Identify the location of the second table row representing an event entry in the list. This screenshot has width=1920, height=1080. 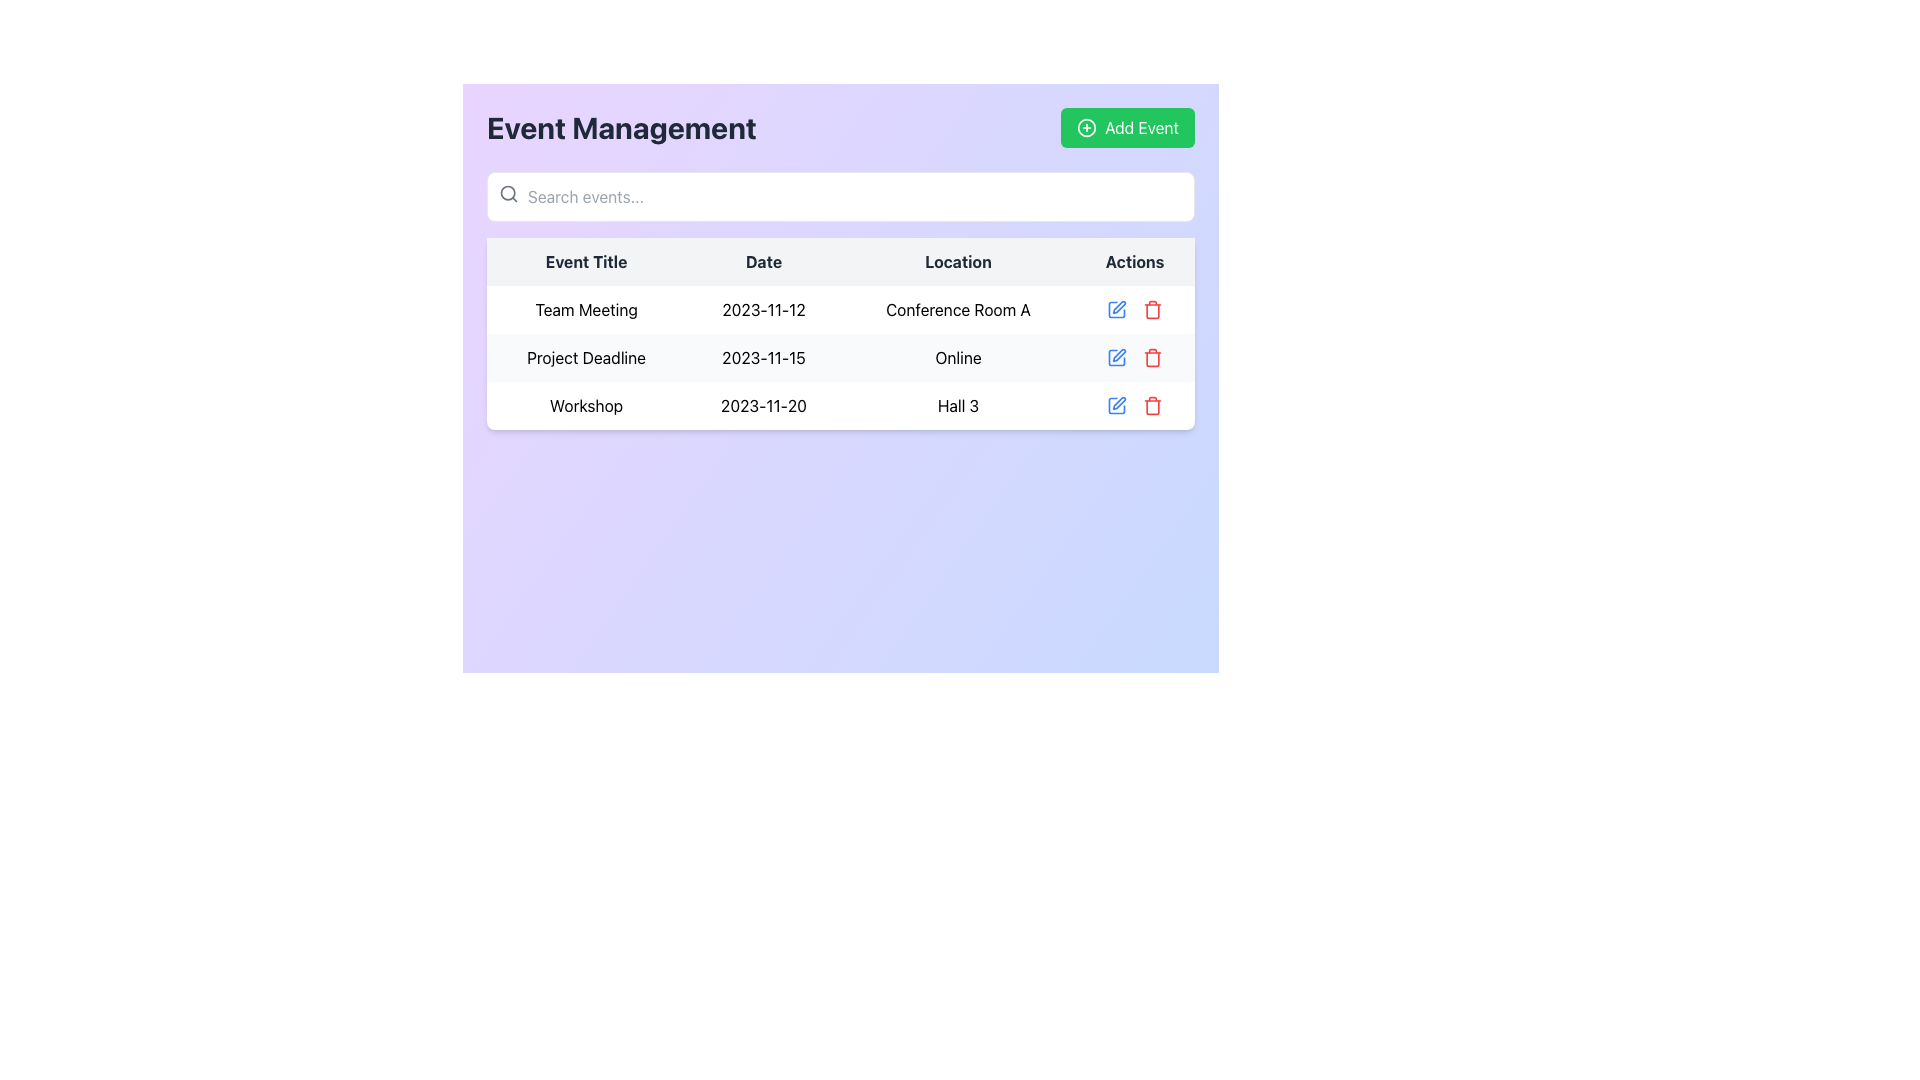
(840, 357).